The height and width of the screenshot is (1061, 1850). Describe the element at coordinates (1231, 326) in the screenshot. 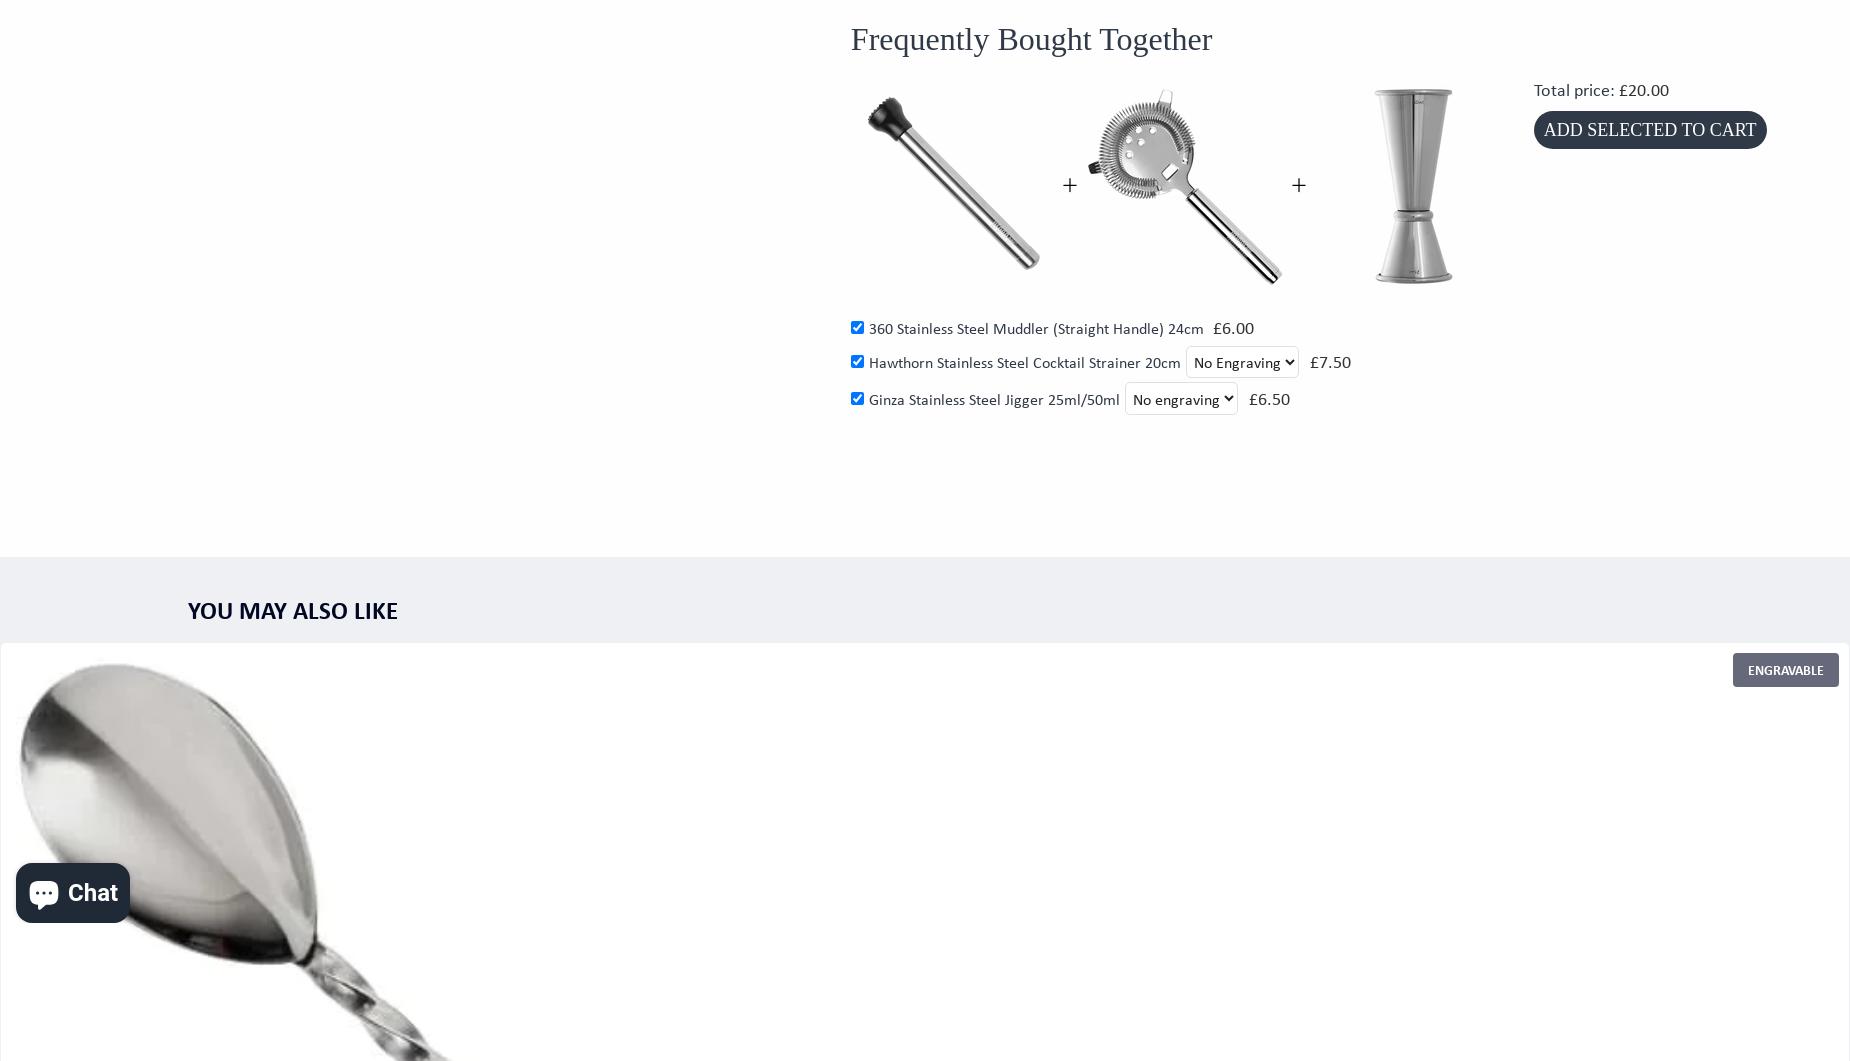

I see `'£6.00'` at that location.